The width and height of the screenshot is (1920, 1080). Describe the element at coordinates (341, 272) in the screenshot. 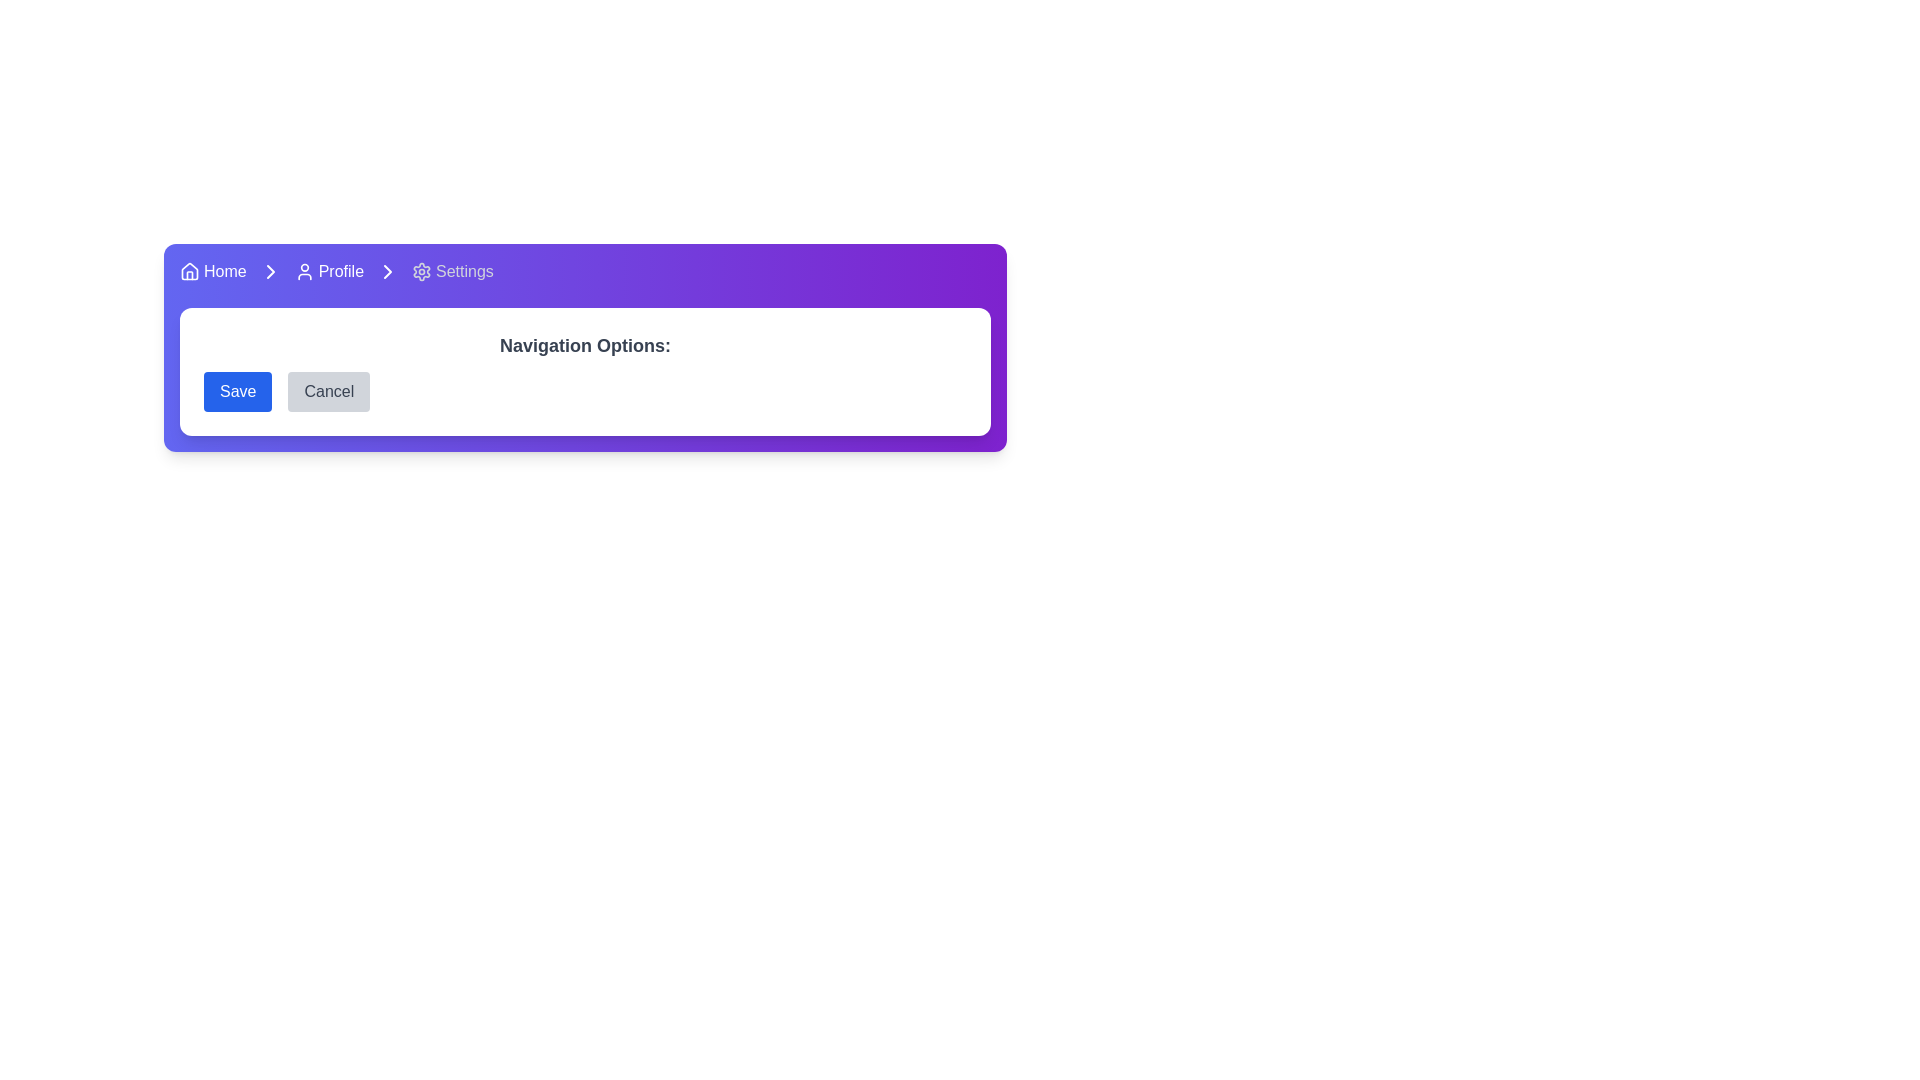

I see `the 'Profile' text label in the main navigation bar to check if it highlights` at that location.